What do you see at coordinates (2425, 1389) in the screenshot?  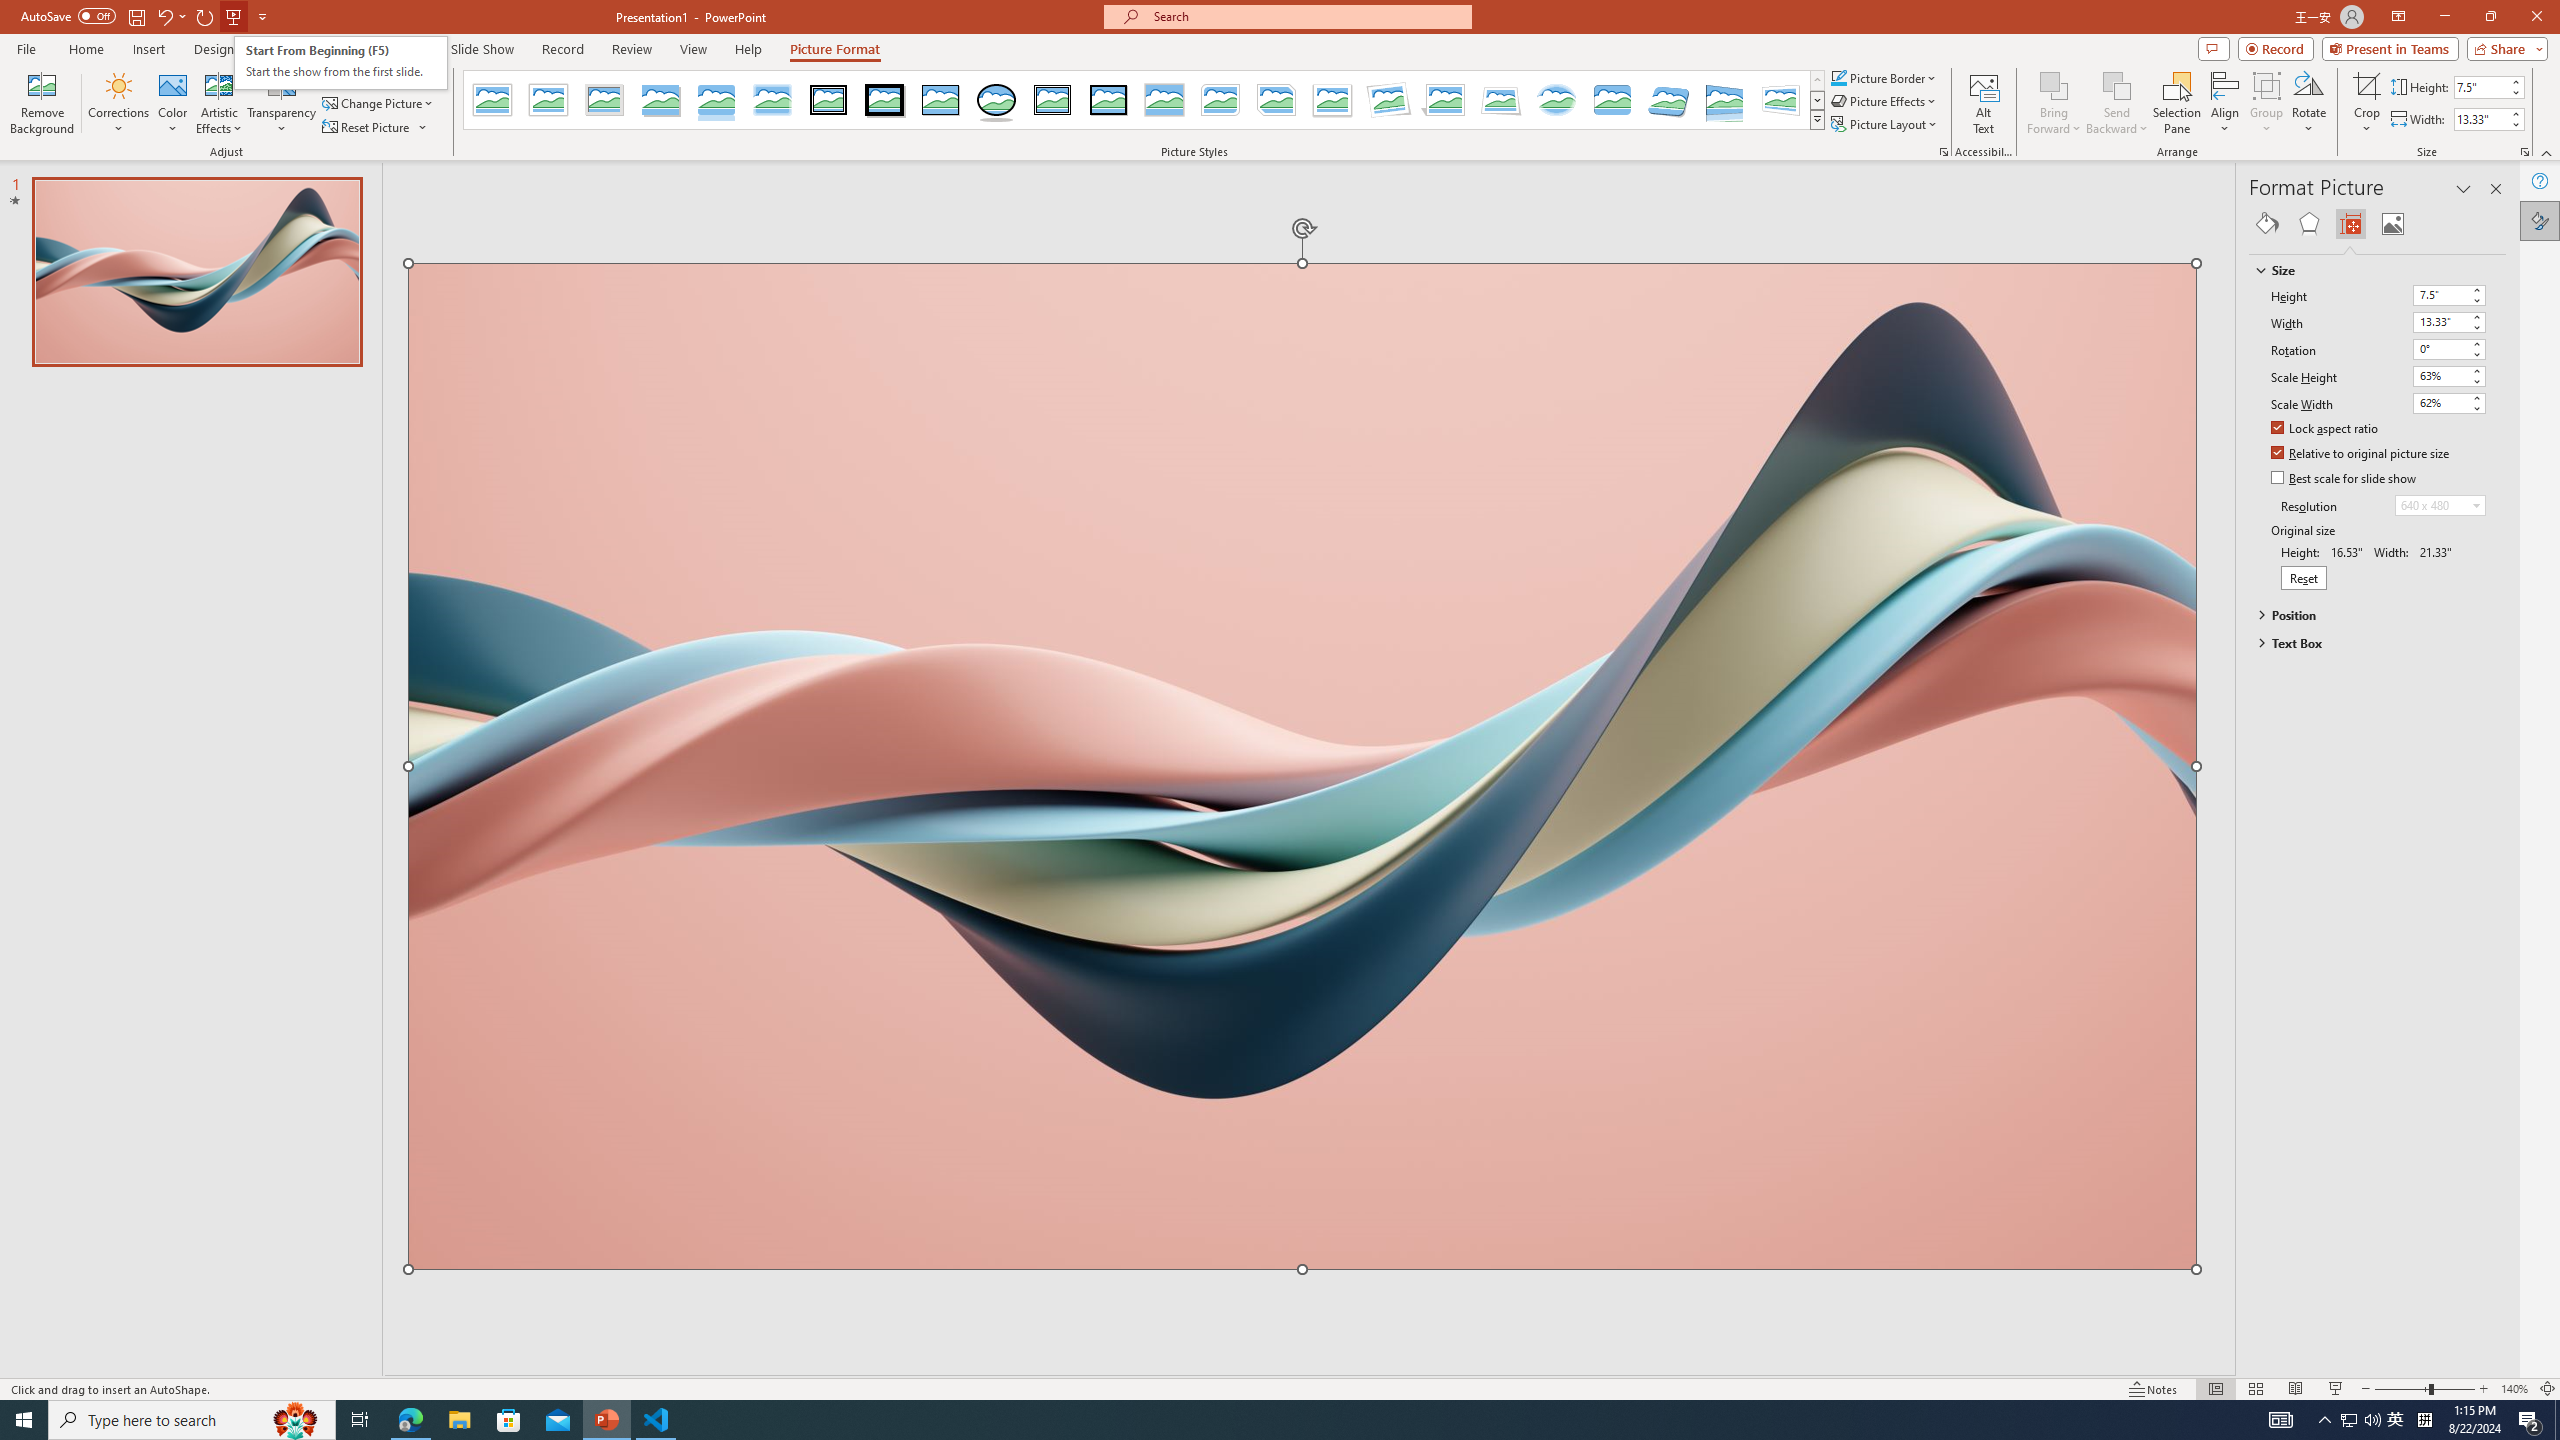 I see `'Zoom'` at bounding box center [2425, 1389].